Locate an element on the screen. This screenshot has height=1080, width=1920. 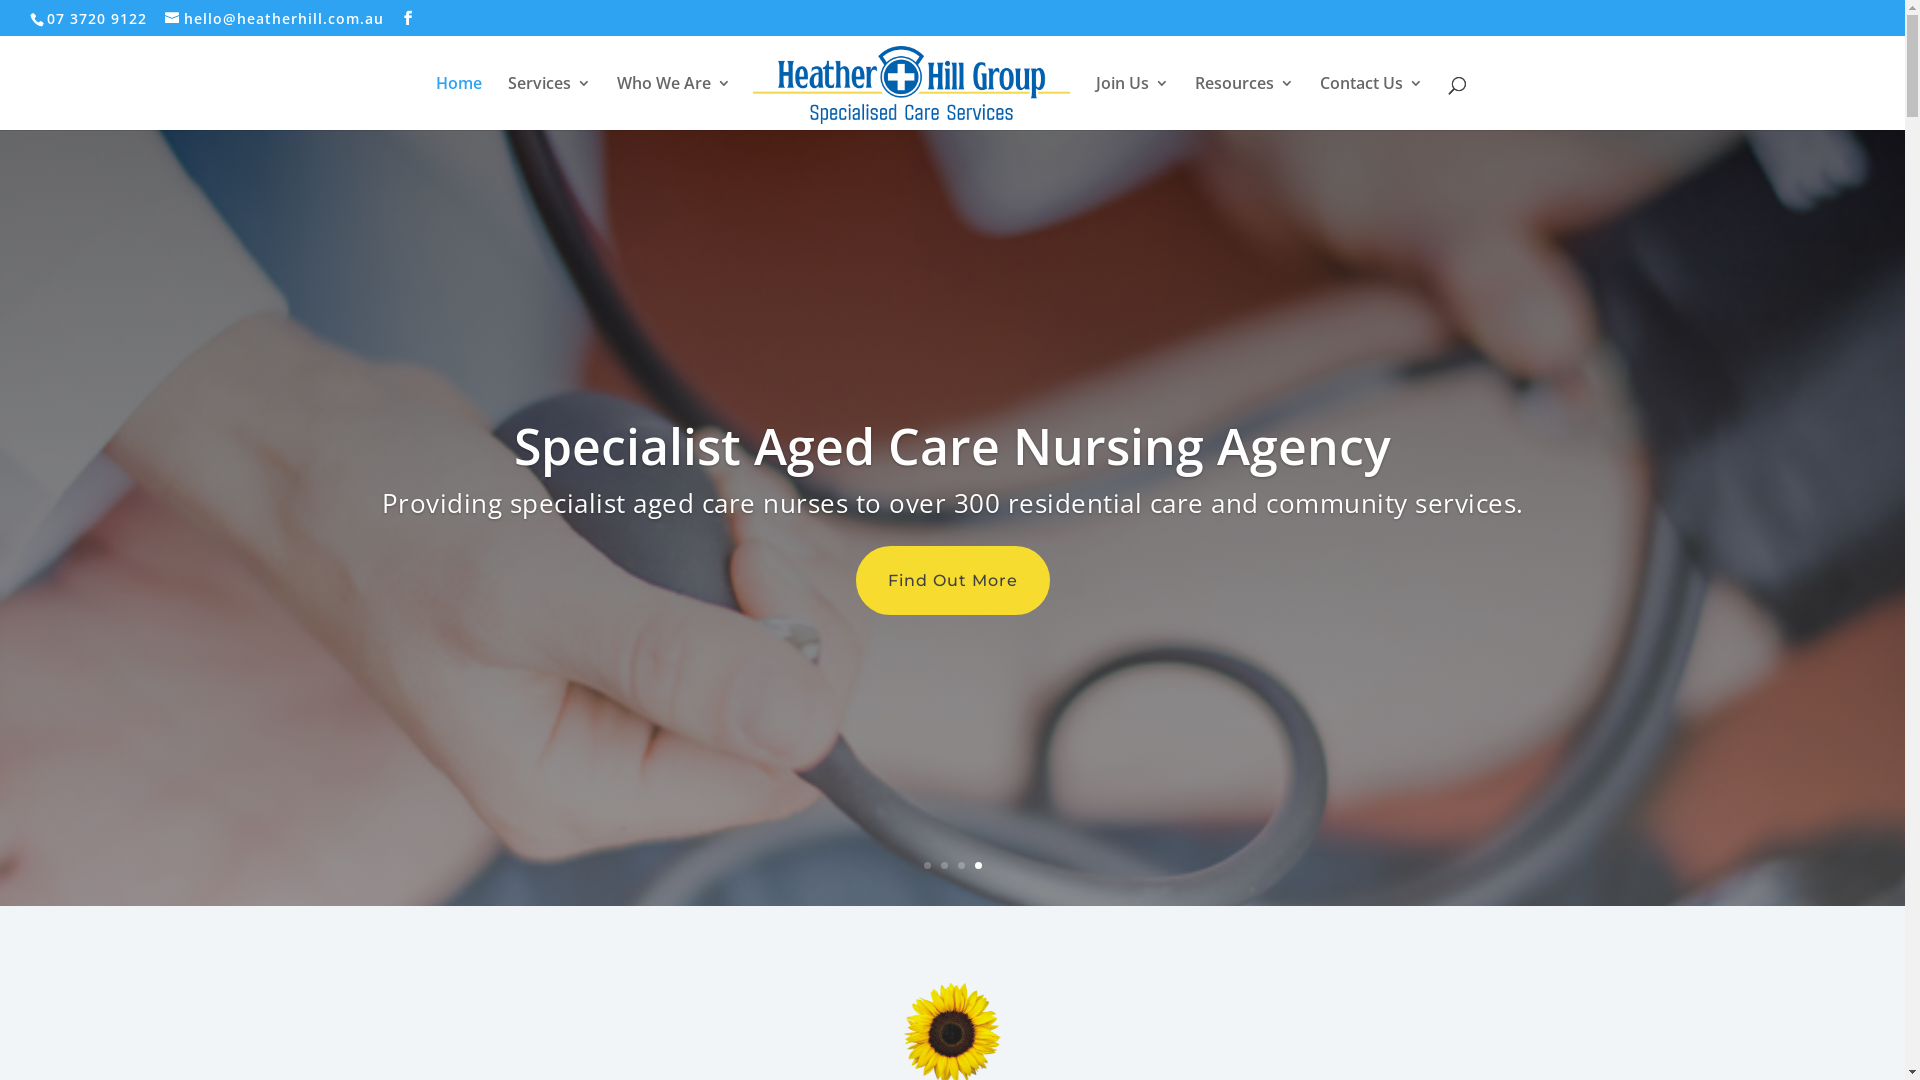
'Find Out More' is located at coordinates (952, 580).